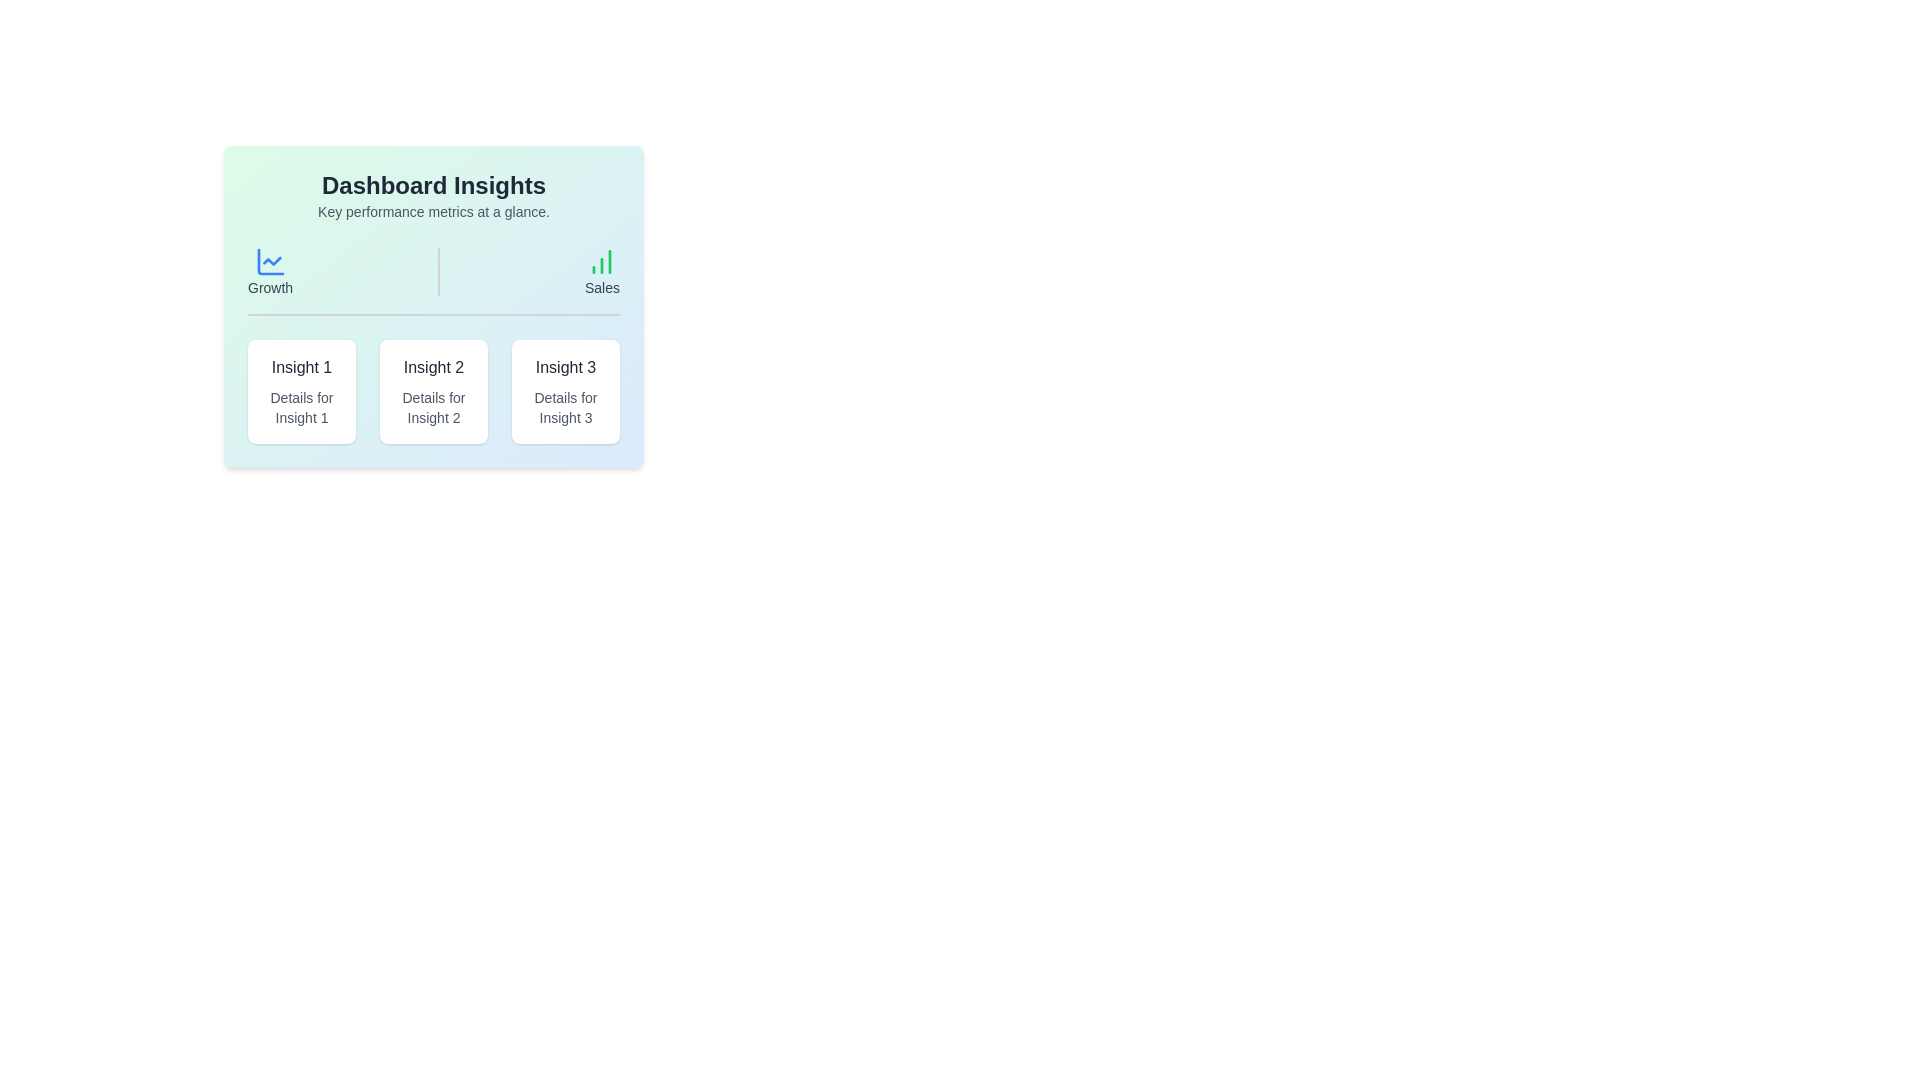 This screenshot has height=1080, width=1920. Describe the element at coordinates (432, 392) in the screenshot. I see `the content cards displayed in the grid layout located beneath the 'Dashboard Insights' heading and above the 'Growth' and 'Sales' sections by clicking on them` at that location.